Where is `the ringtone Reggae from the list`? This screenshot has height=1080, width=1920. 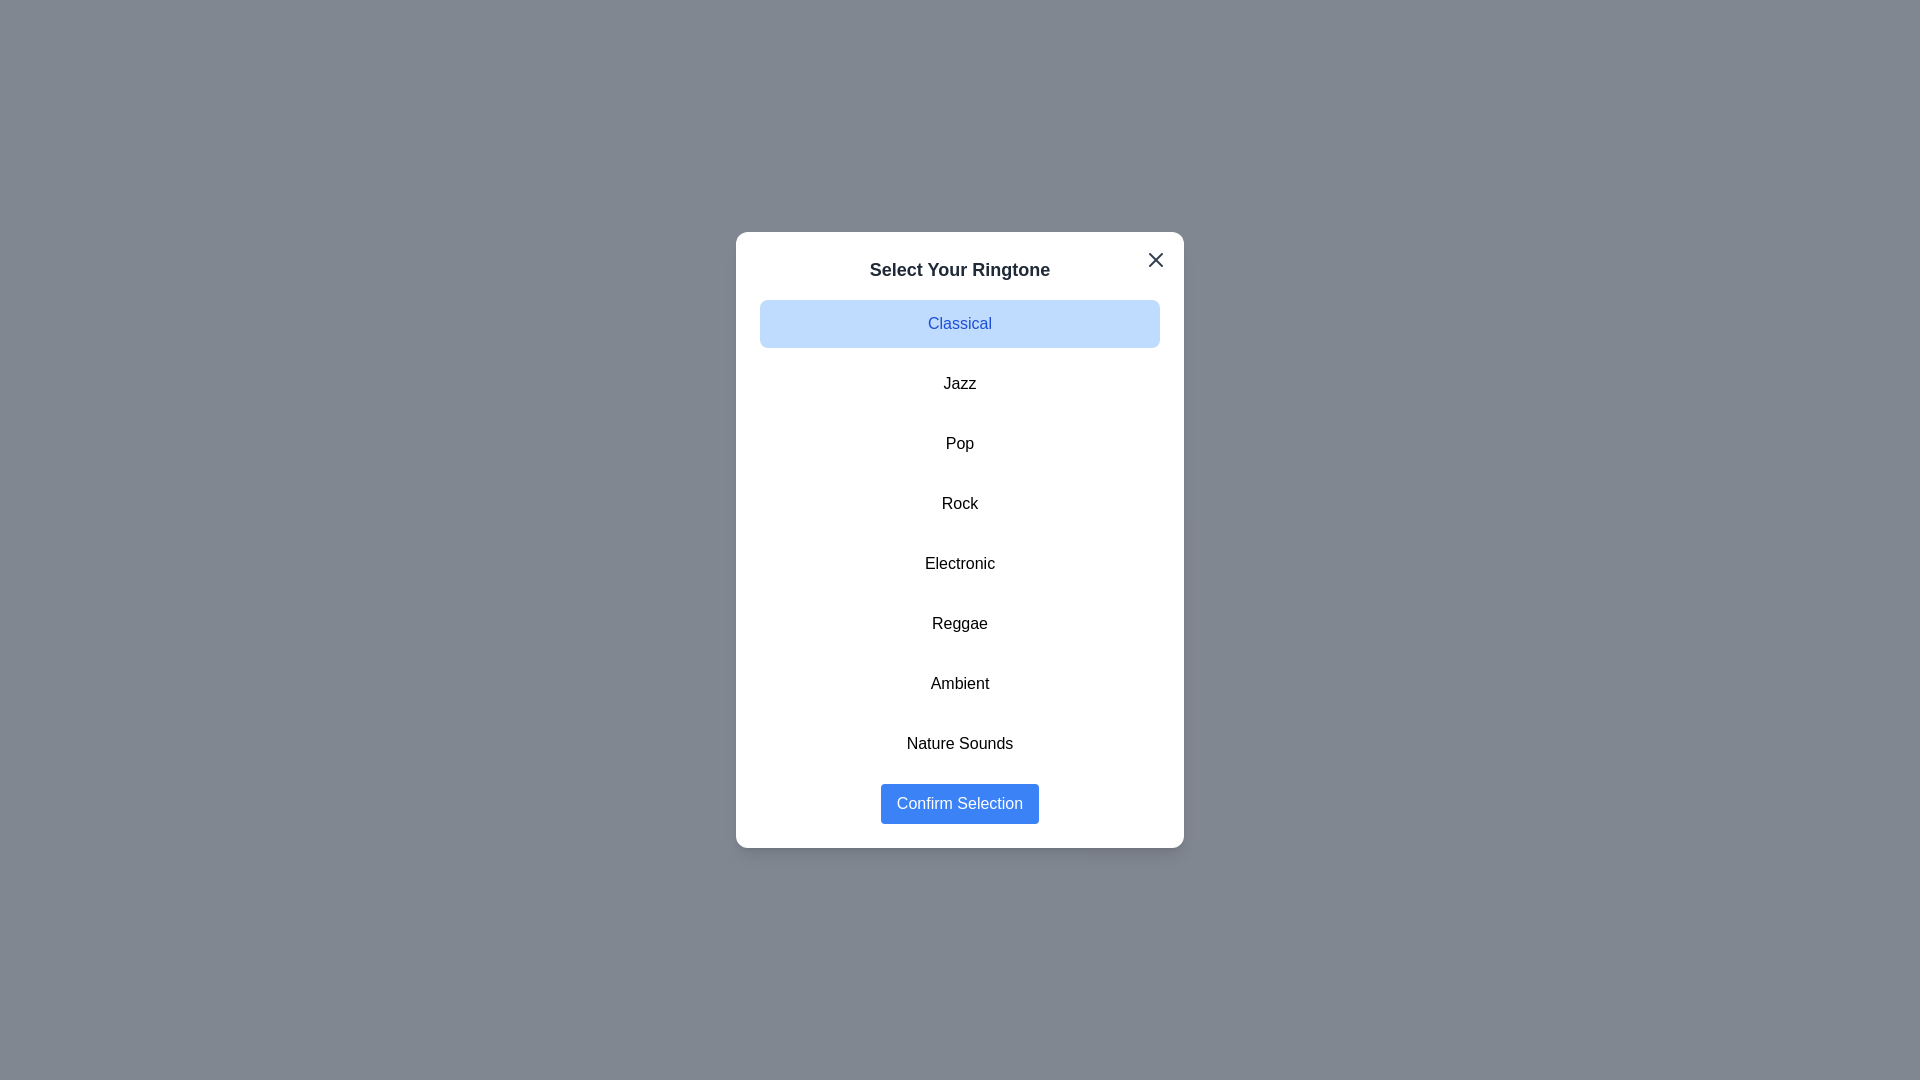 the ringtone Reggae from the list is located at coordinates (960, 623).